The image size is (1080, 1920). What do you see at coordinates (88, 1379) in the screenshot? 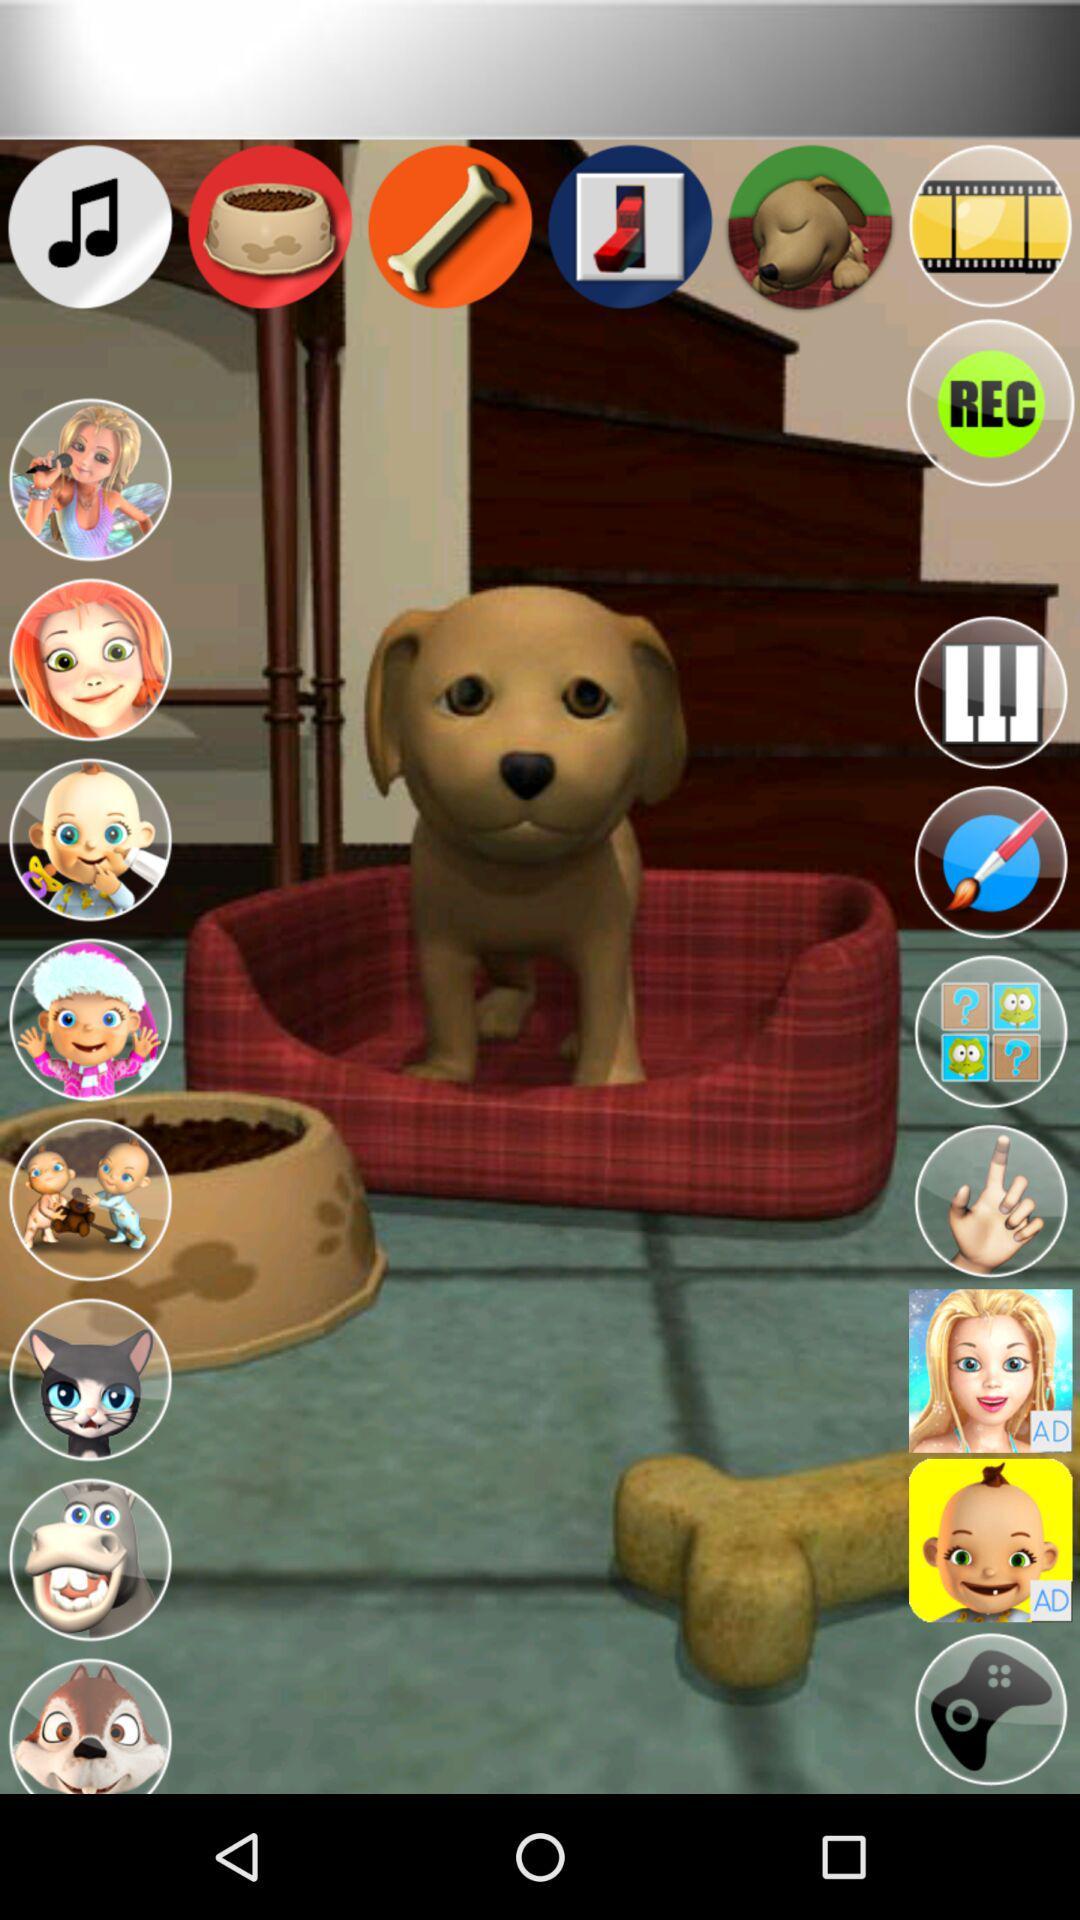
I see `cat` at bounding box center [88, 1379].